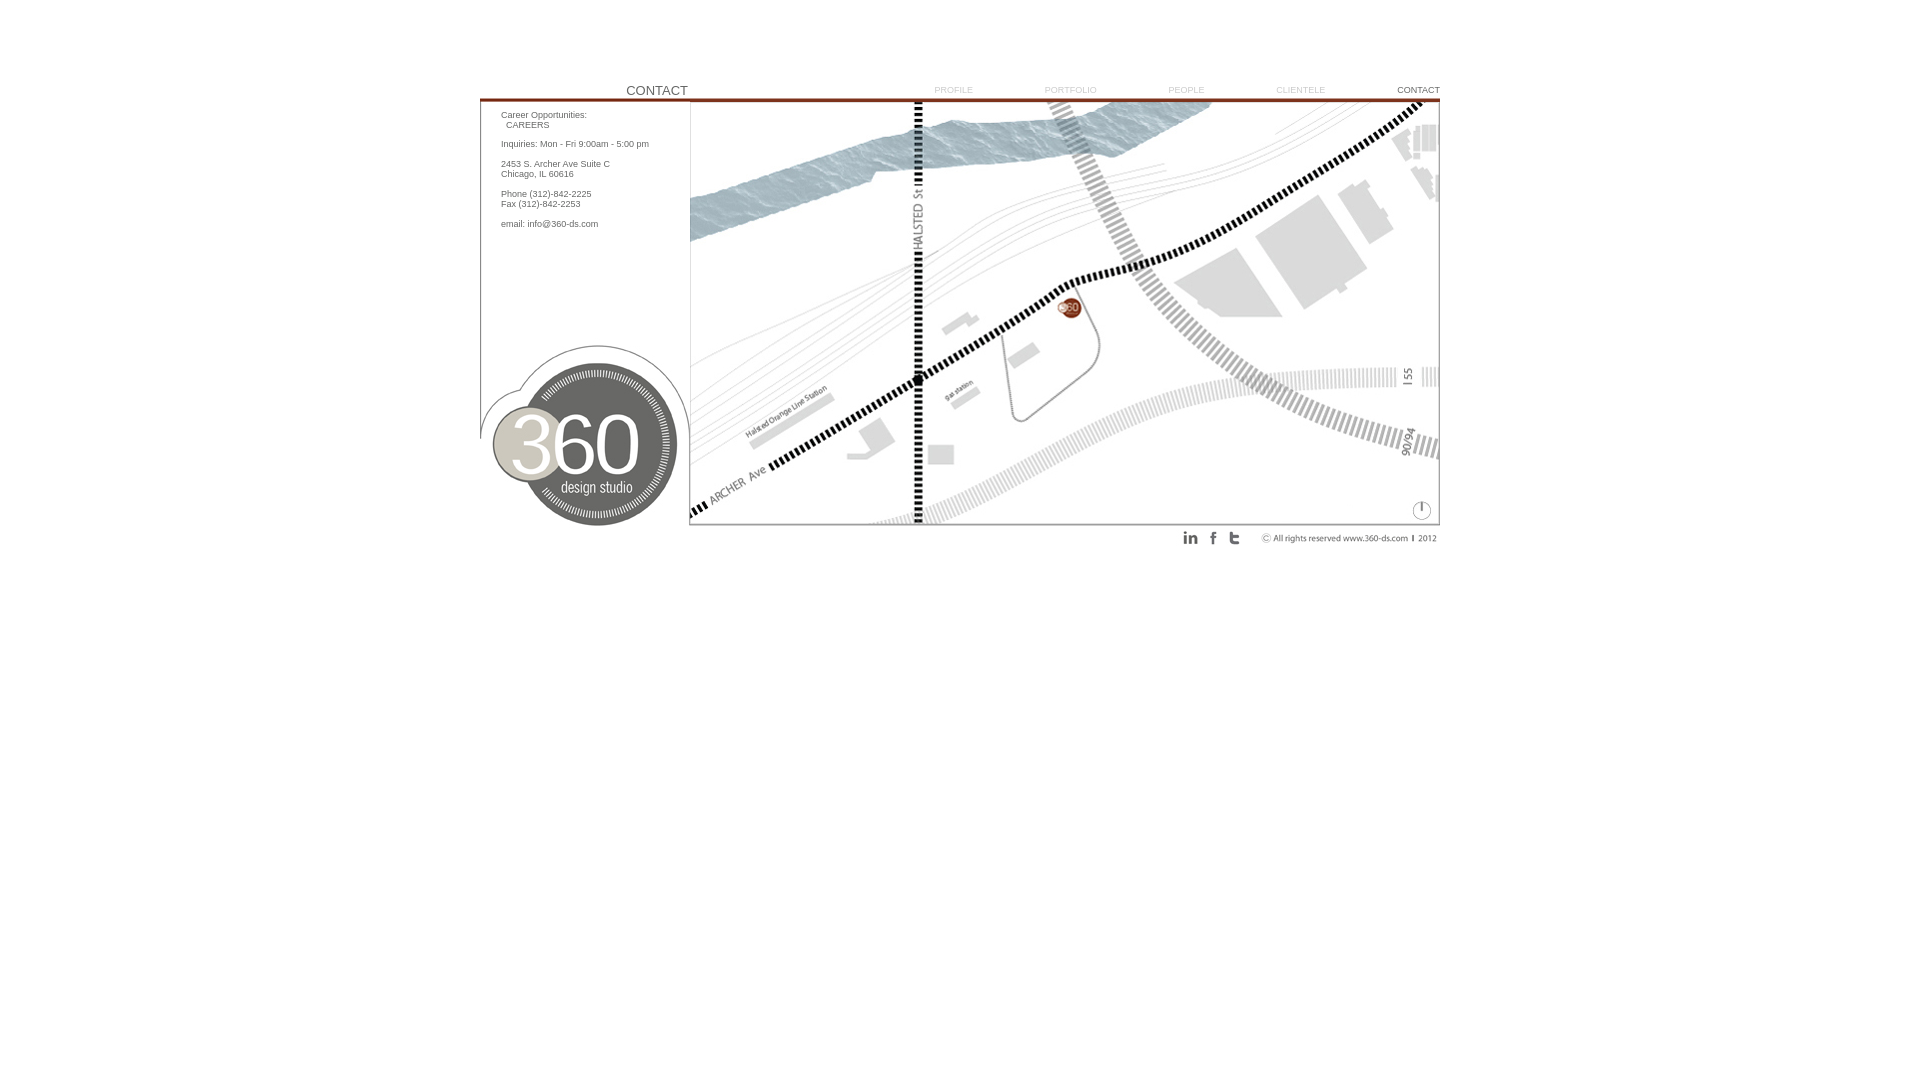 The height and width of the screenshot is (1080, 1920). Describe the element at coordinates (1185, 88) in the screenshot. I see `'PEOPLE'` at that location.